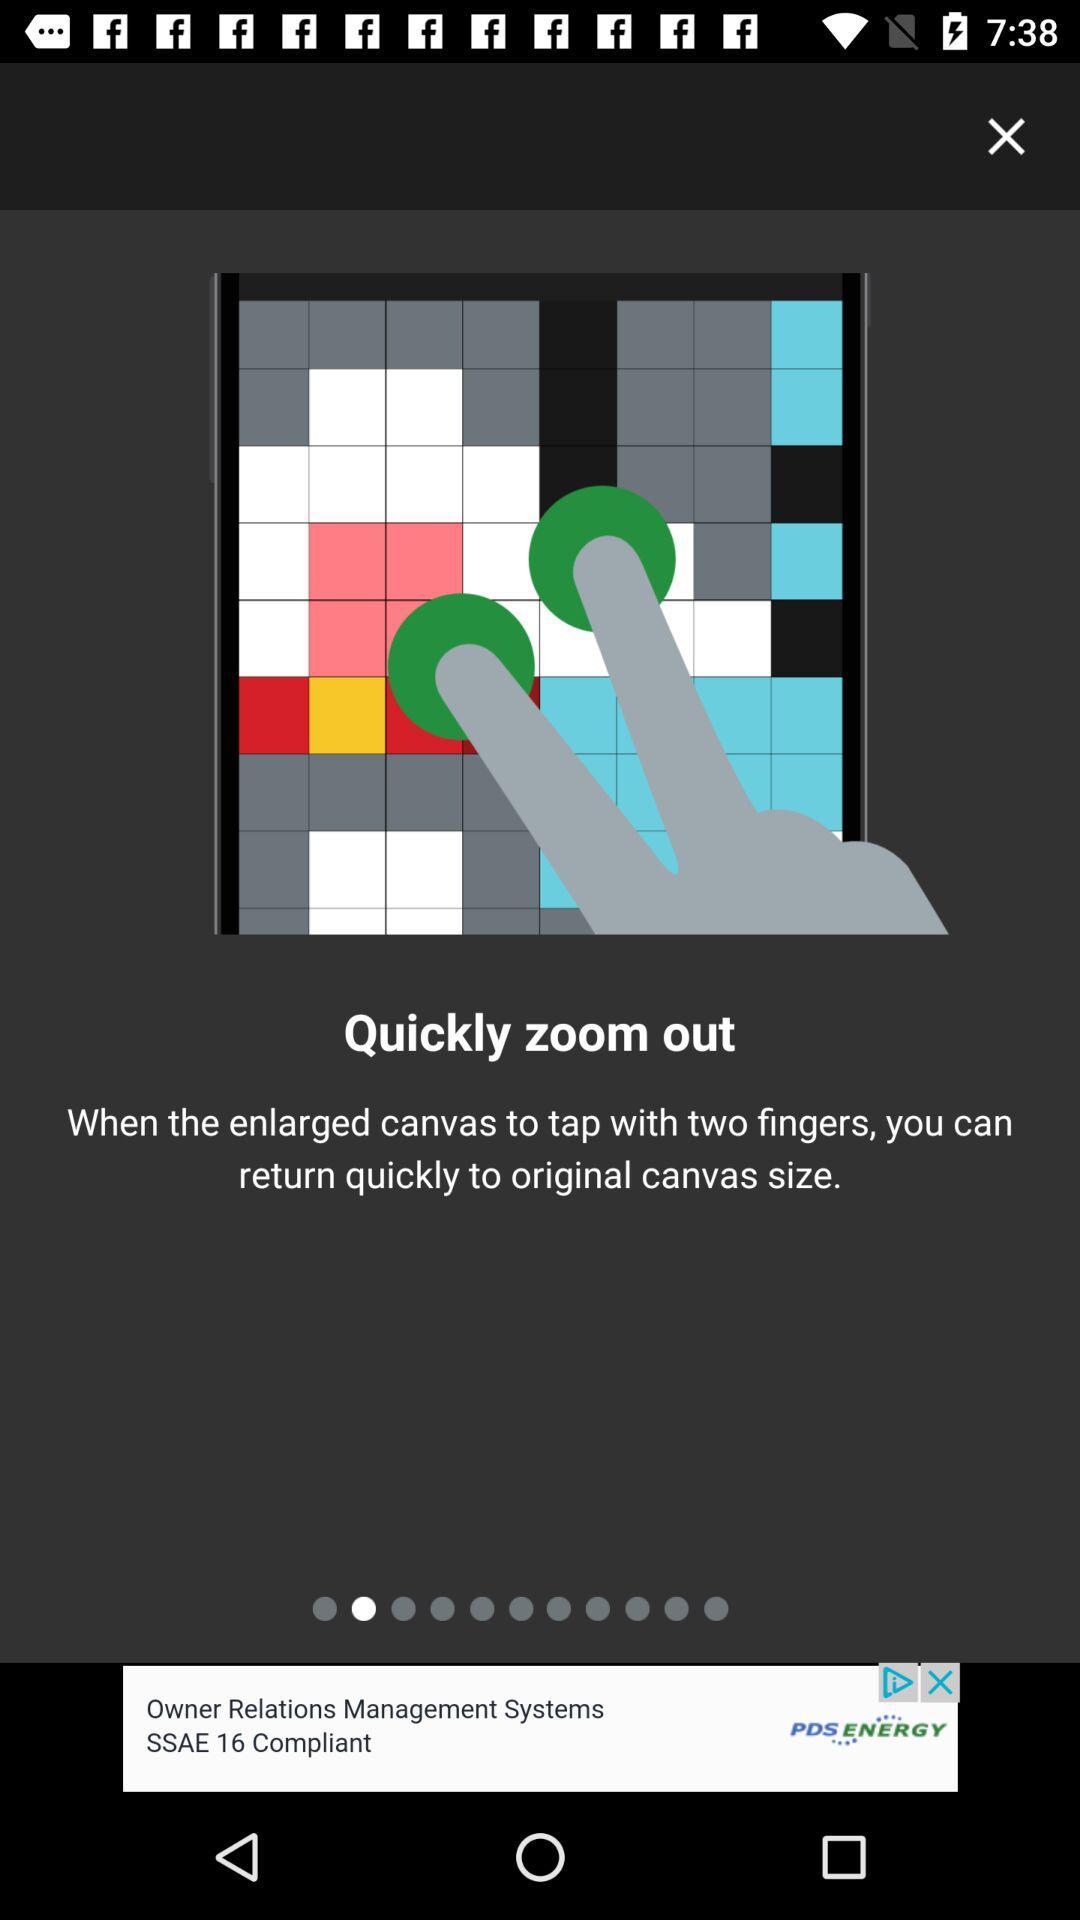 This screenshot has height=1920, width=1080. What do you see at coordinates (540, 1727) in the screenshot?
I see `the advertisement` at bounding box center [540, 1727].